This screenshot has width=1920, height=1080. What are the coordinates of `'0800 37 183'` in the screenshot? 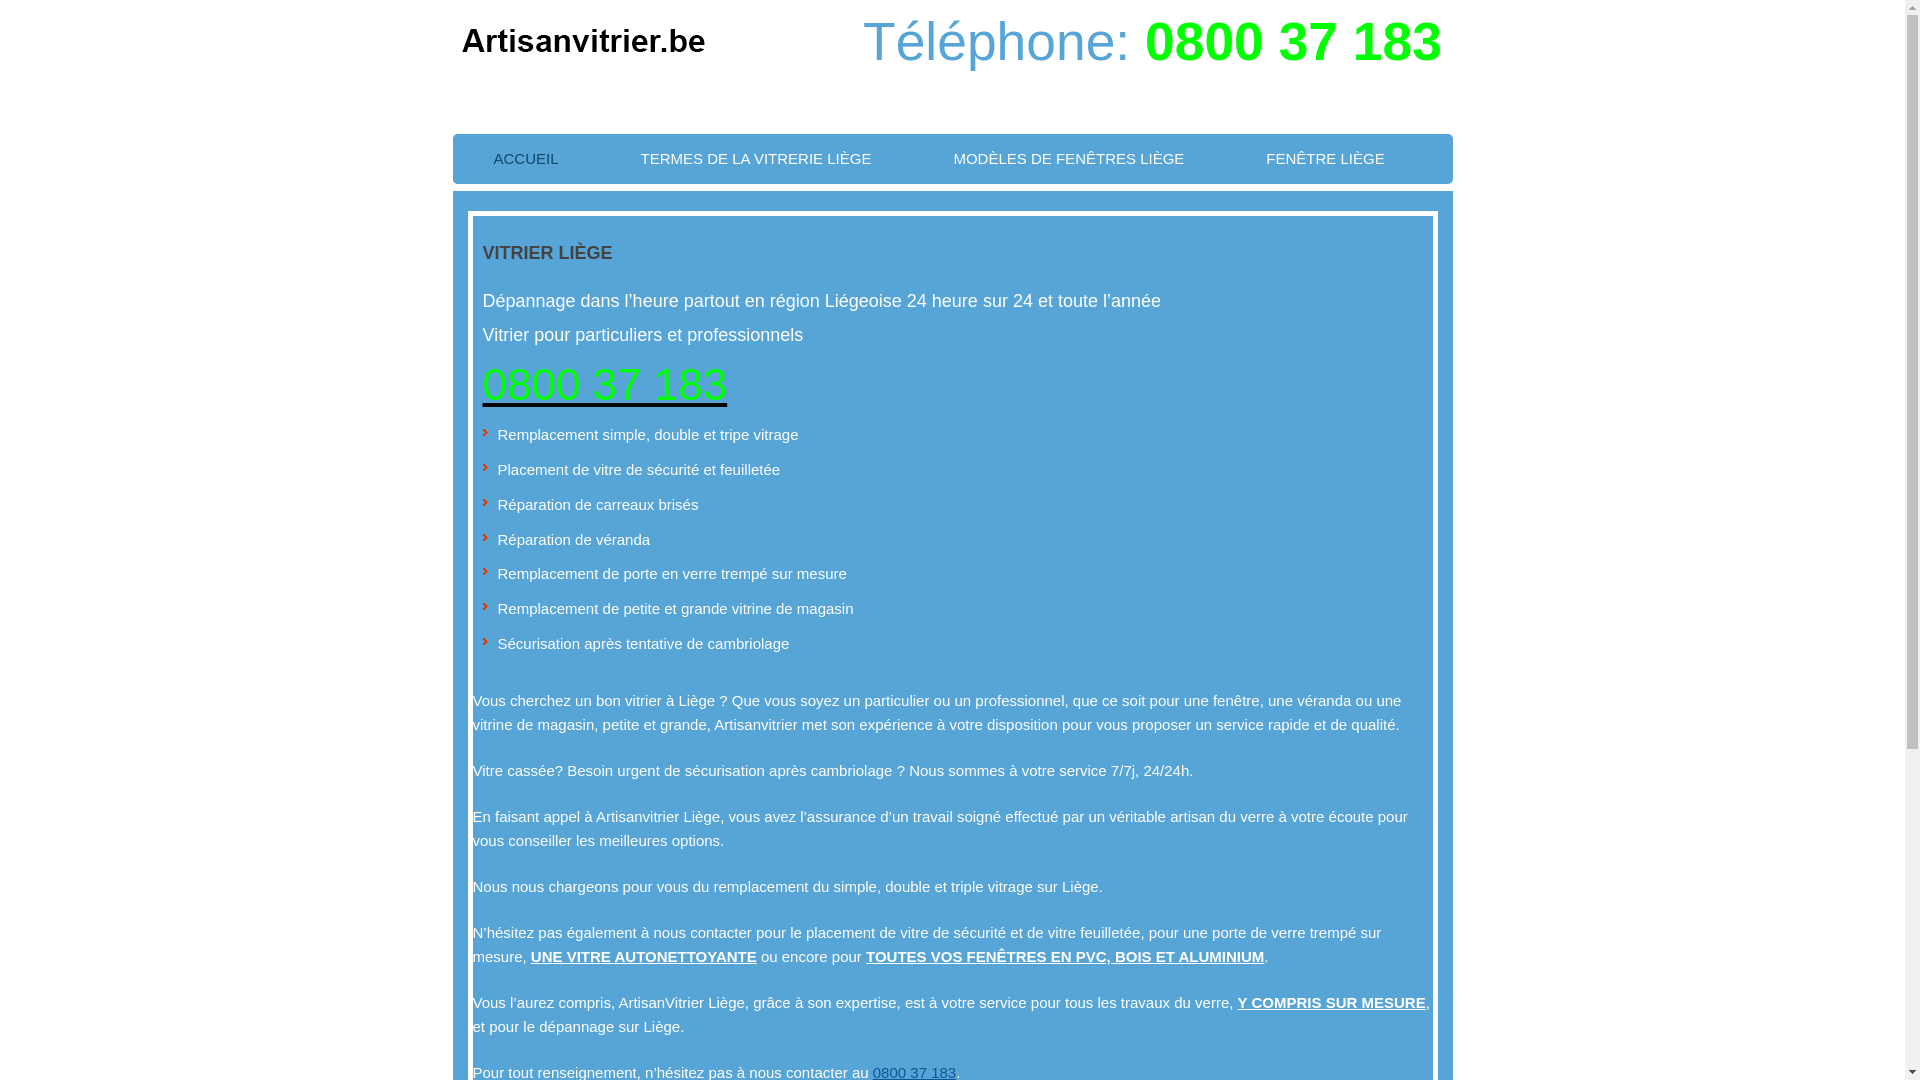 It's located at (603, 384).